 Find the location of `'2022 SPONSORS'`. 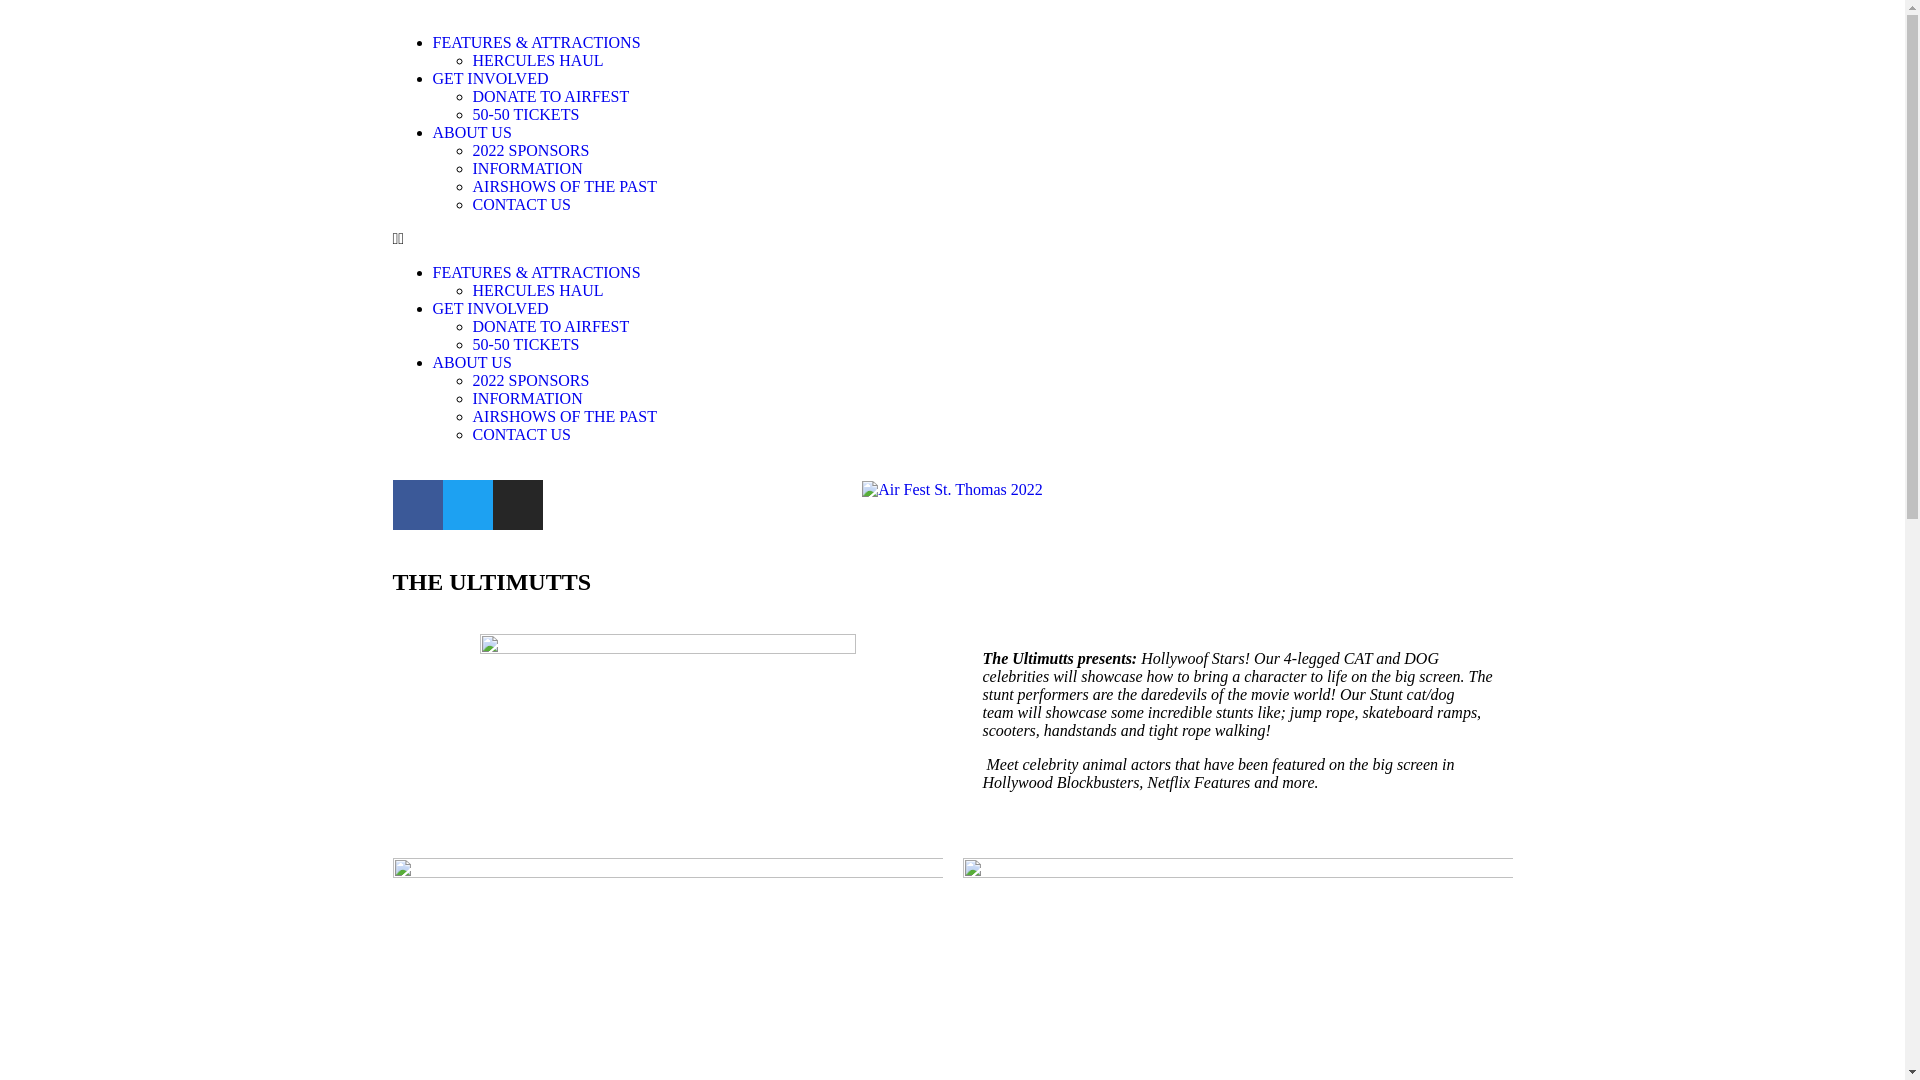

'2022 SPONSORS' is located at coordinates (530, 380).